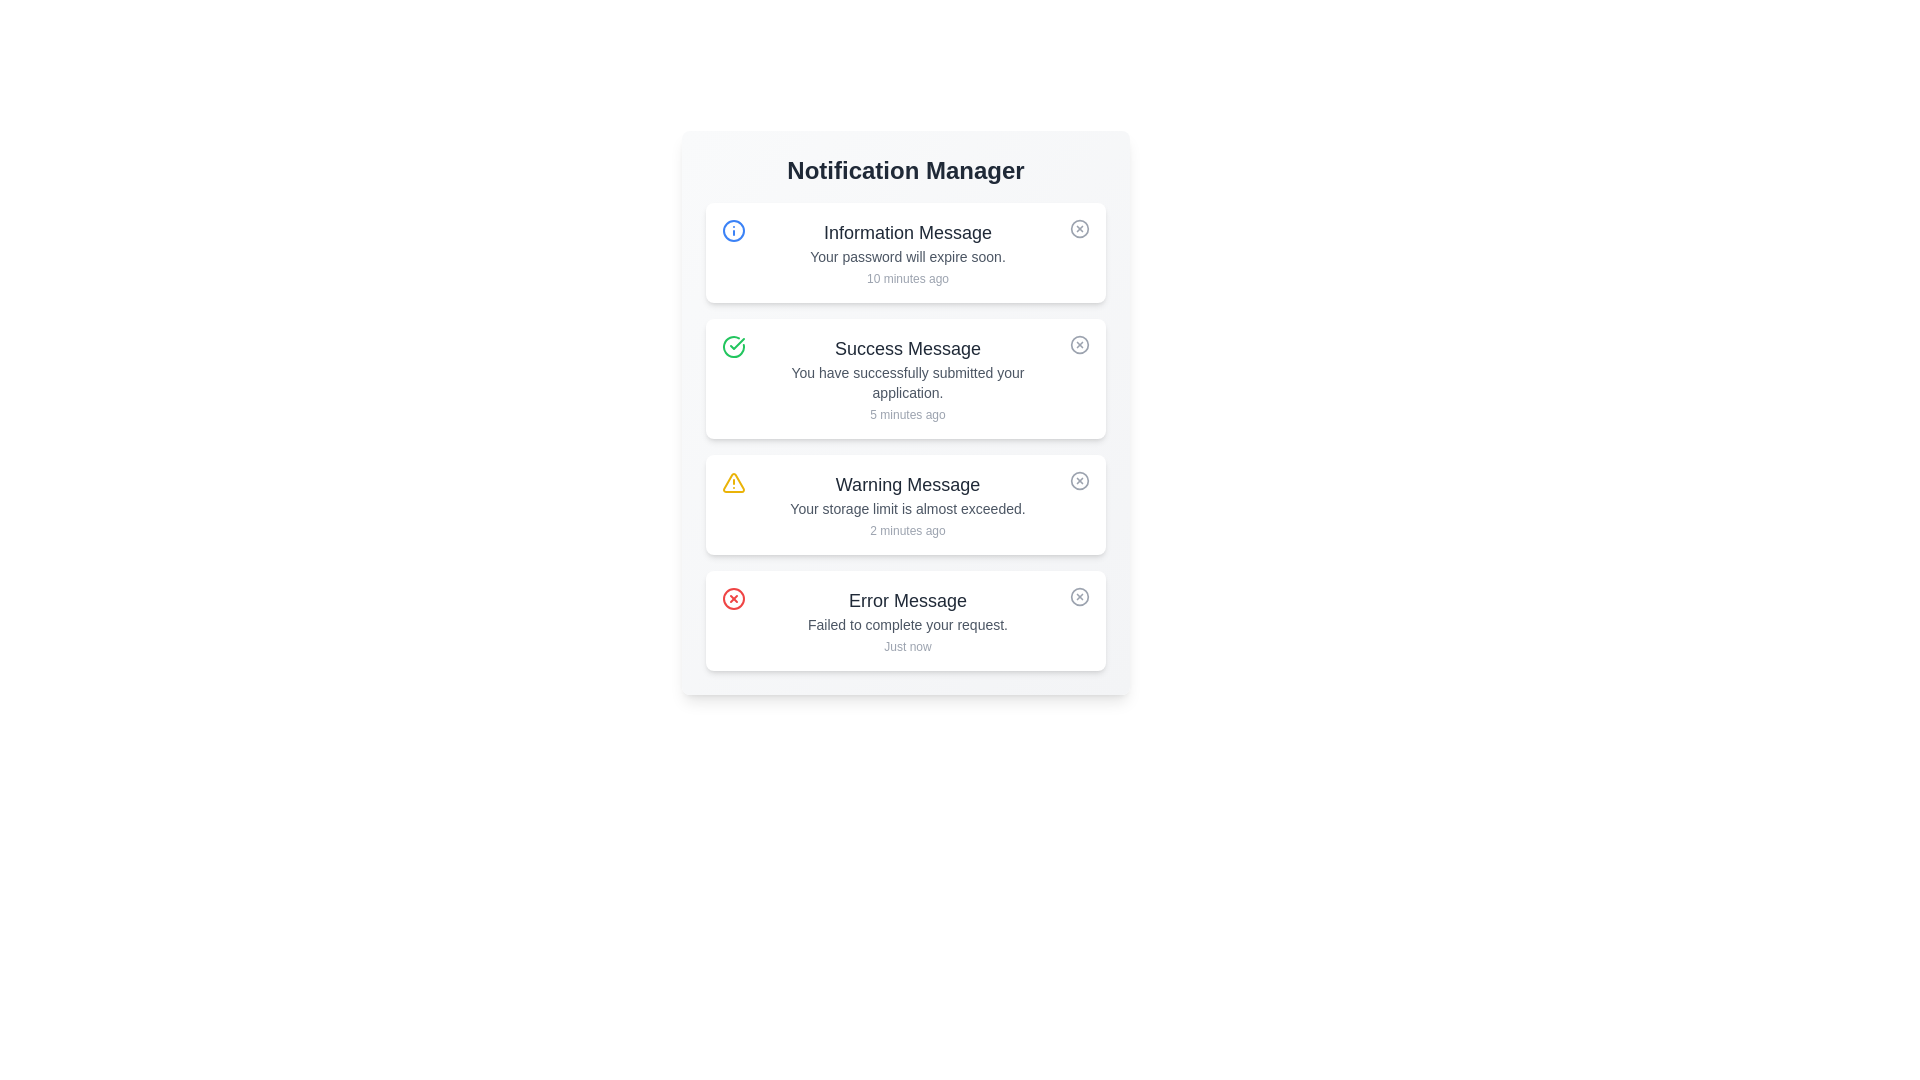 The height and width of the screenshot is (1080, 1920). Describe the element at coordinates (906, 231) in the screenshot. I see `the 'Information Message' static text label, which is styled in dark gray and positioned in the first notification card under the 'Notification Manager' heading` at that location.